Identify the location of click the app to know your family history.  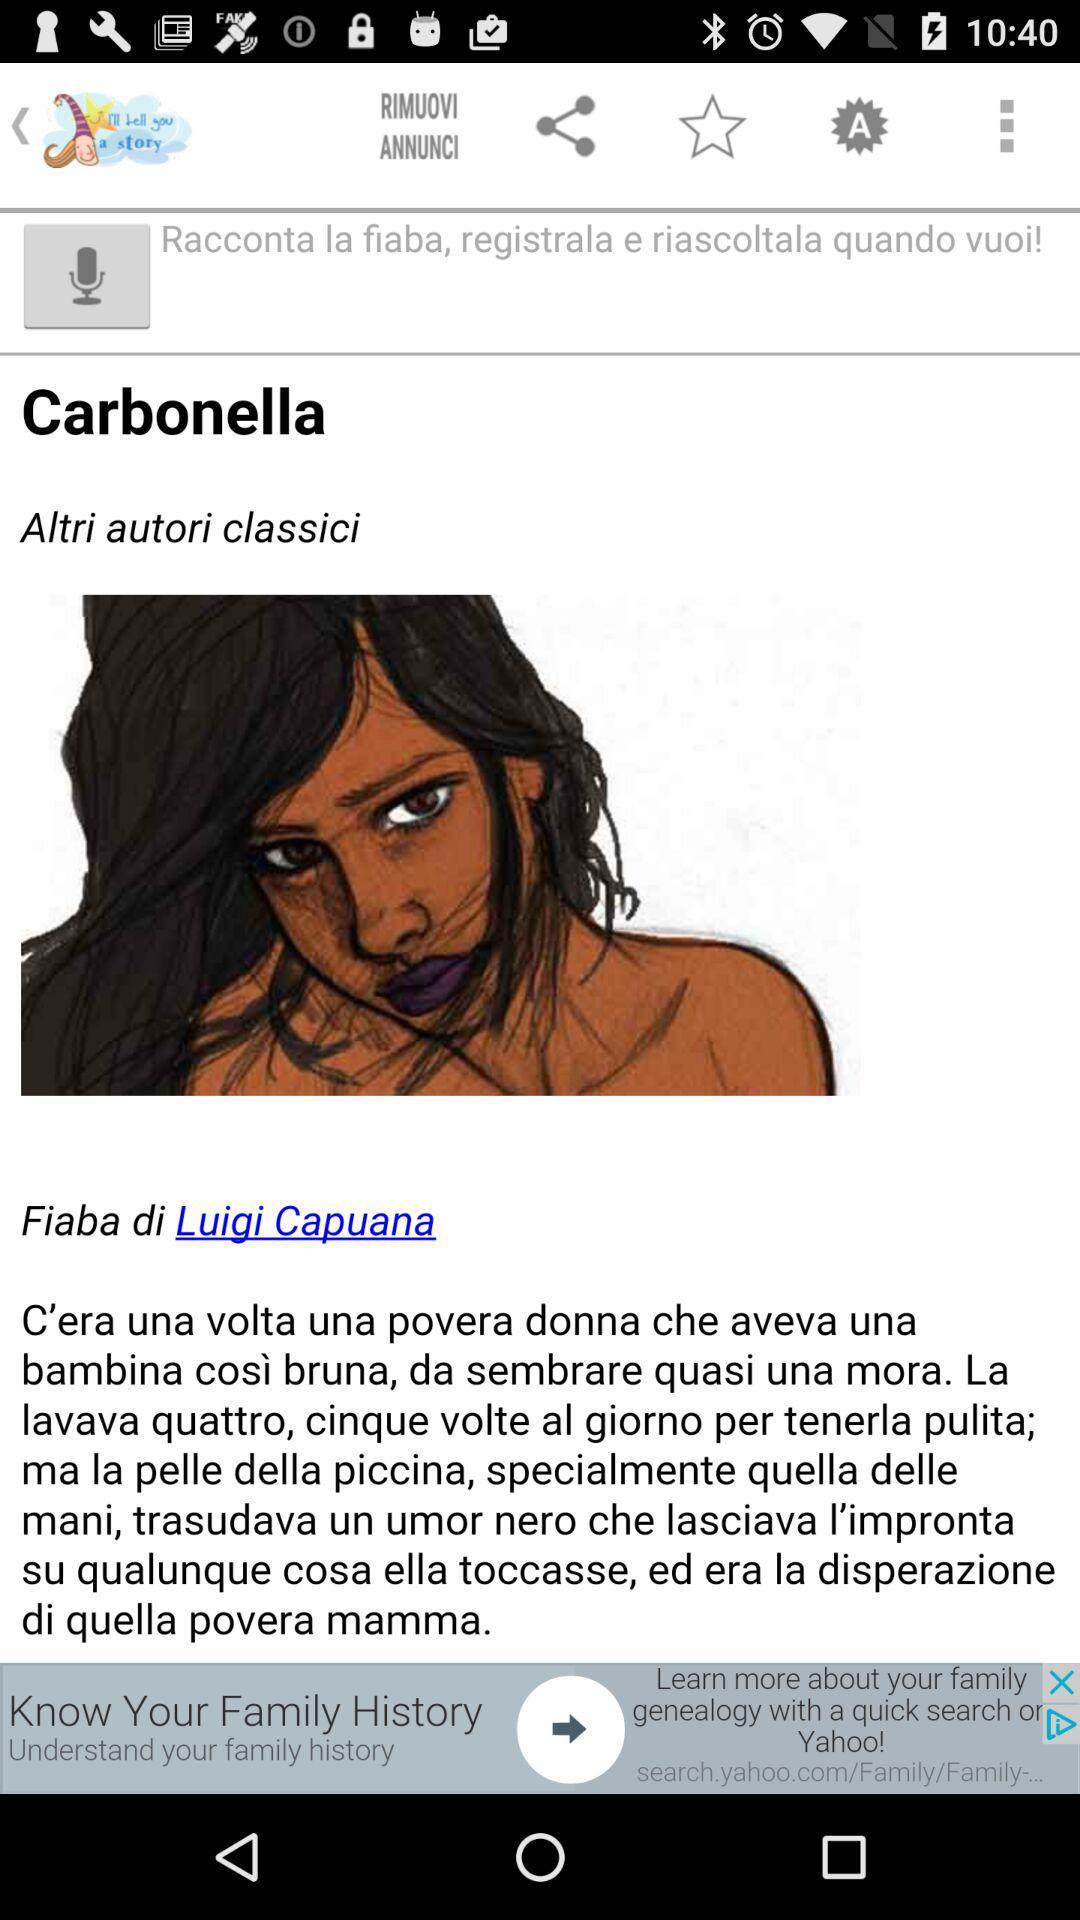
(540, 1727).